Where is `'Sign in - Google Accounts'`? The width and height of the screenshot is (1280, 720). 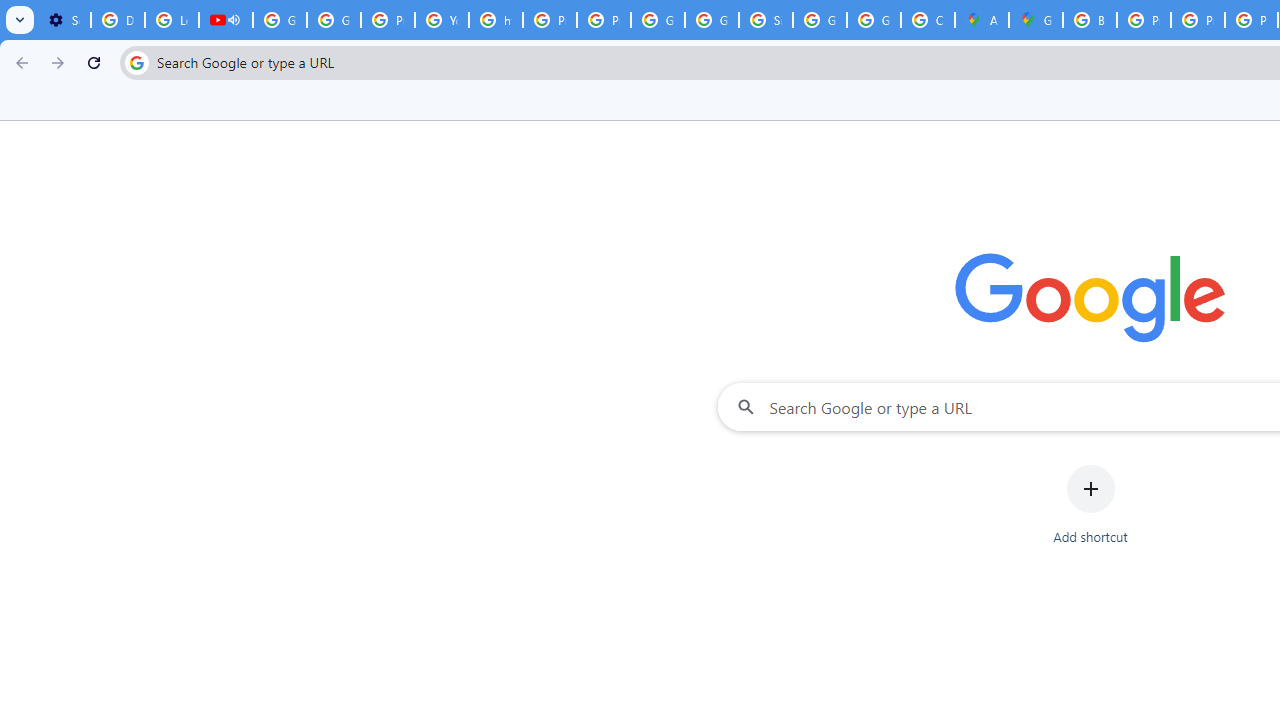
'Sign in - Google Accounts' is located at coordinates (765, 20).